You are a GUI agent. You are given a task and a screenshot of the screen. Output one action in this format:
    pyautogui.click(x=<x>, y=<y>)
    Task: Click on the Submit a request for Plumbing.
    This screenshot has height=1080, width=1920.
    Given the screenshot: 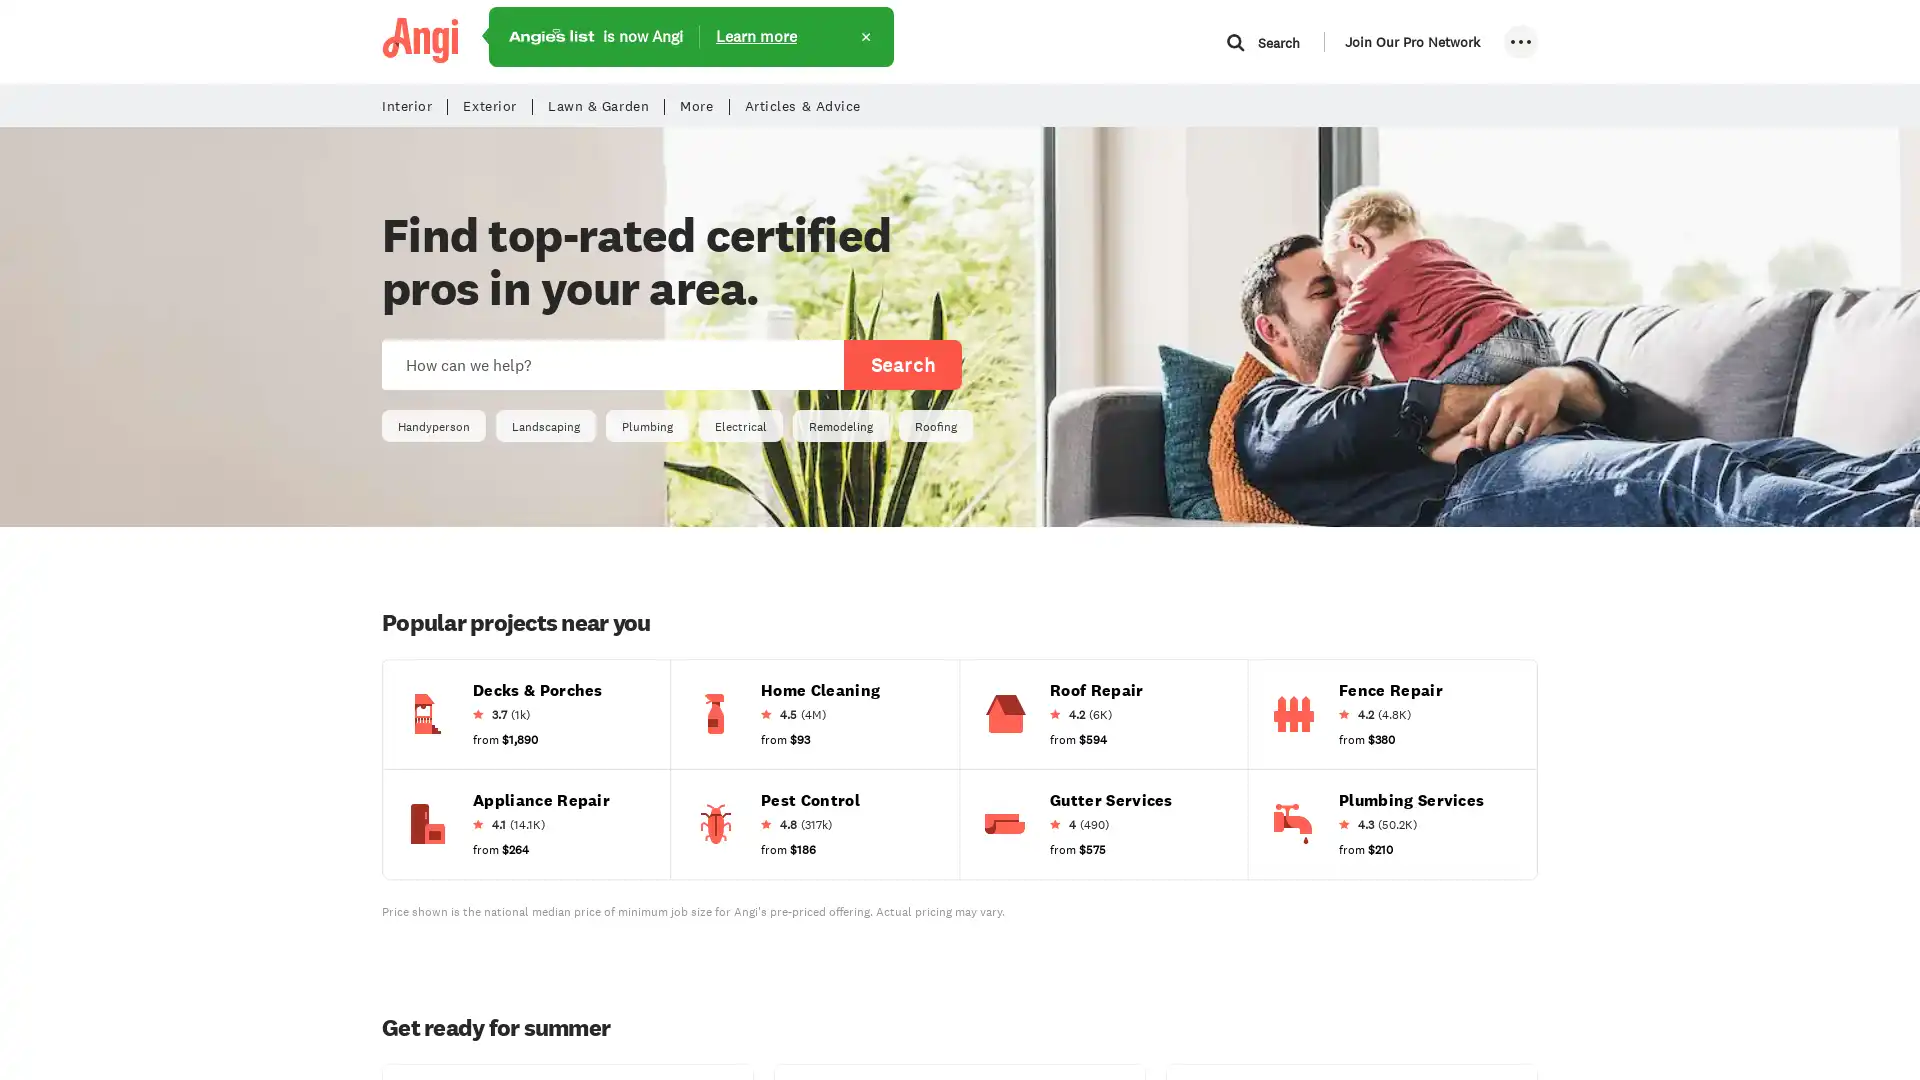 What is the action you would take?
    pyautogui.click(x=1410, y=790)
    